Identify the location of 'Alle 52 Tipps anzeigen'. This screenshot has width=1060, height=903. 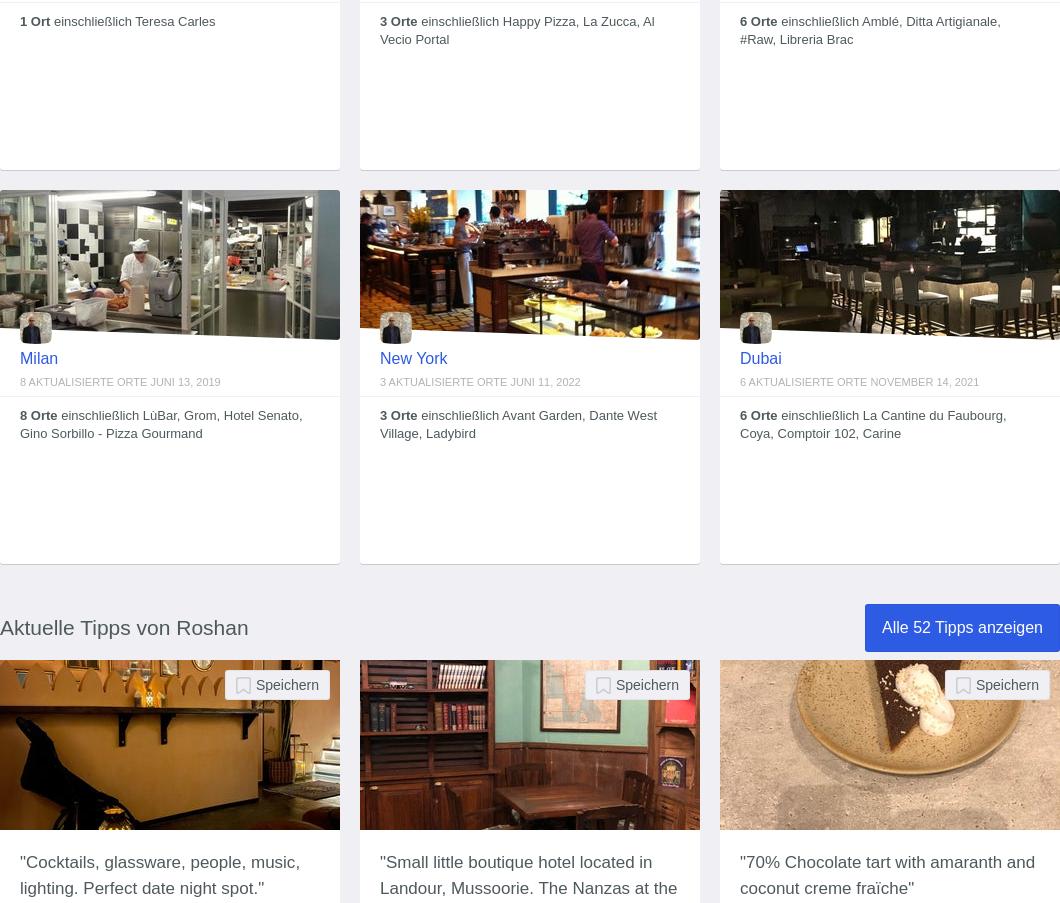
(961, 627).